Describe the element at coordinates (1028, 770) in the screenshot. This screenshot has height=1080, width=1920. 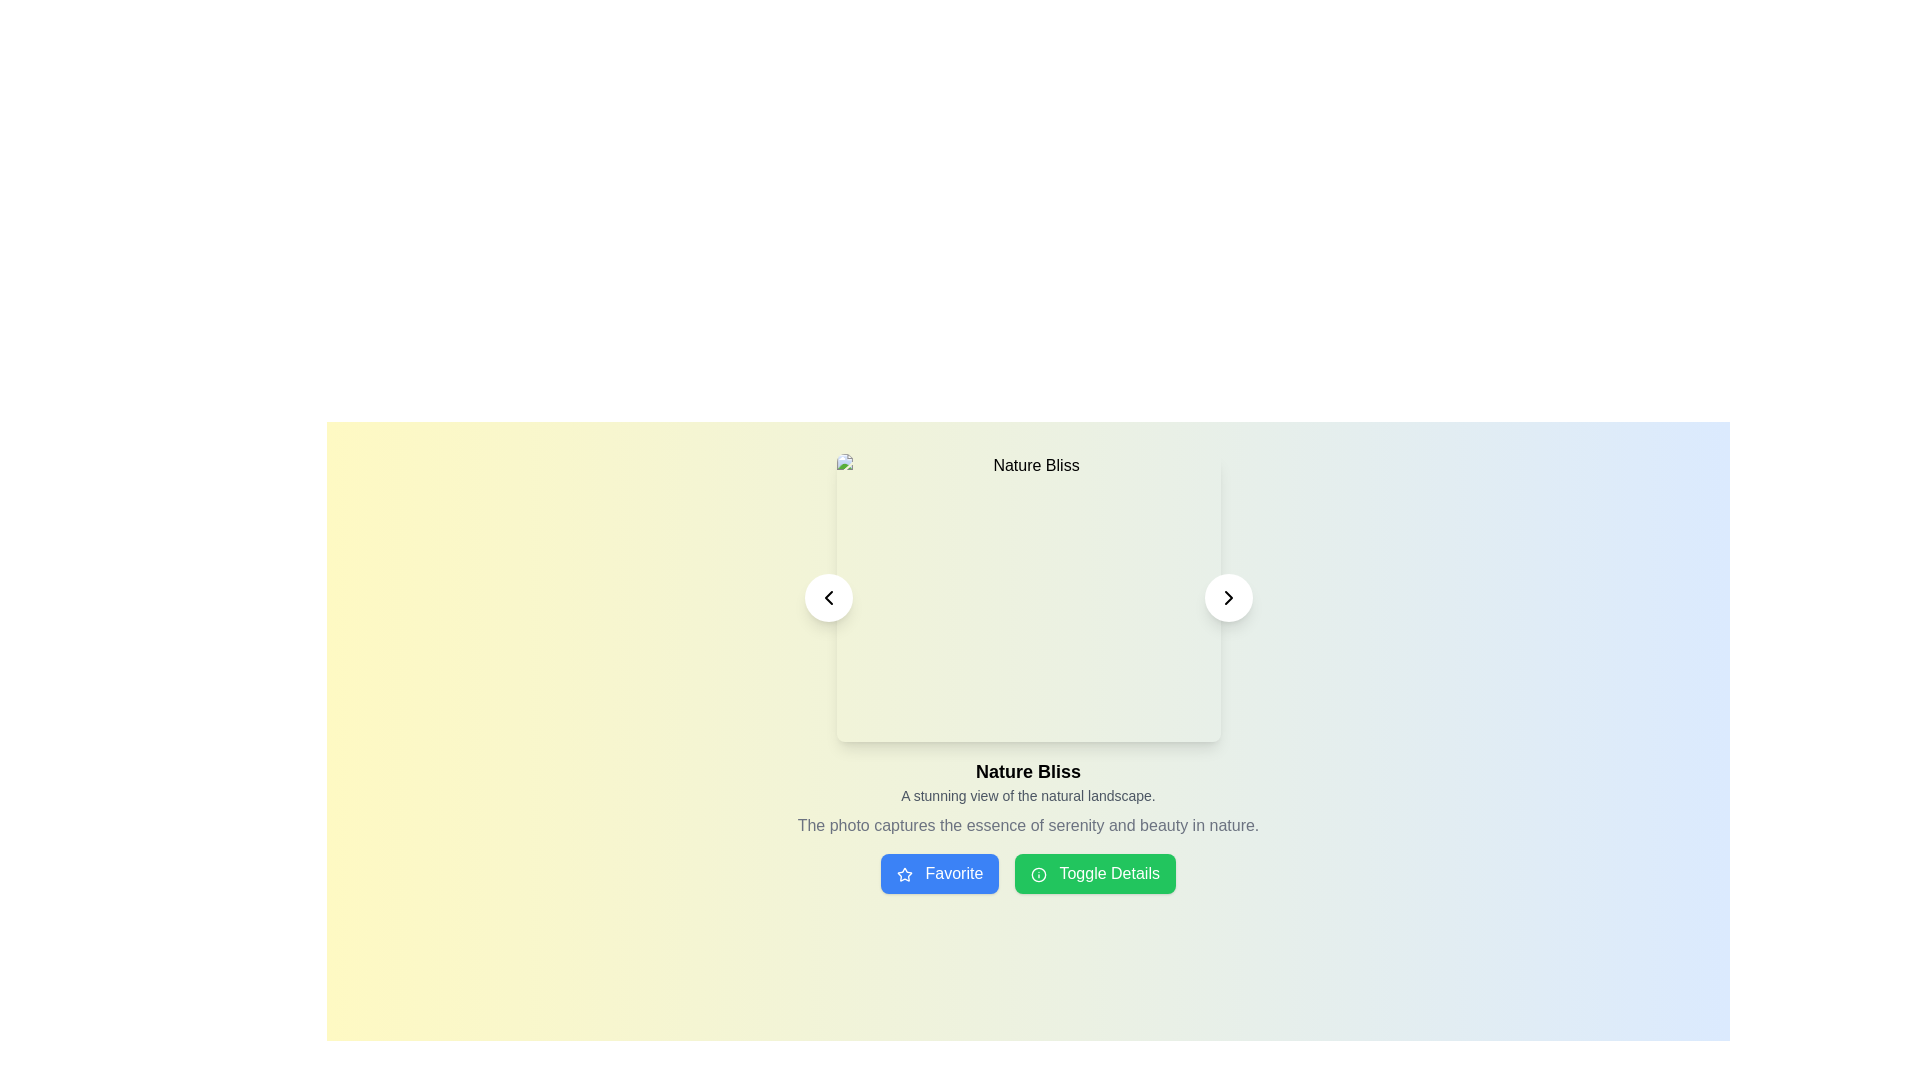
I see `the heading or text label that serves as the title or heading for the content section, which is centrally located above the descriptive text and below the upper image section` at that location.